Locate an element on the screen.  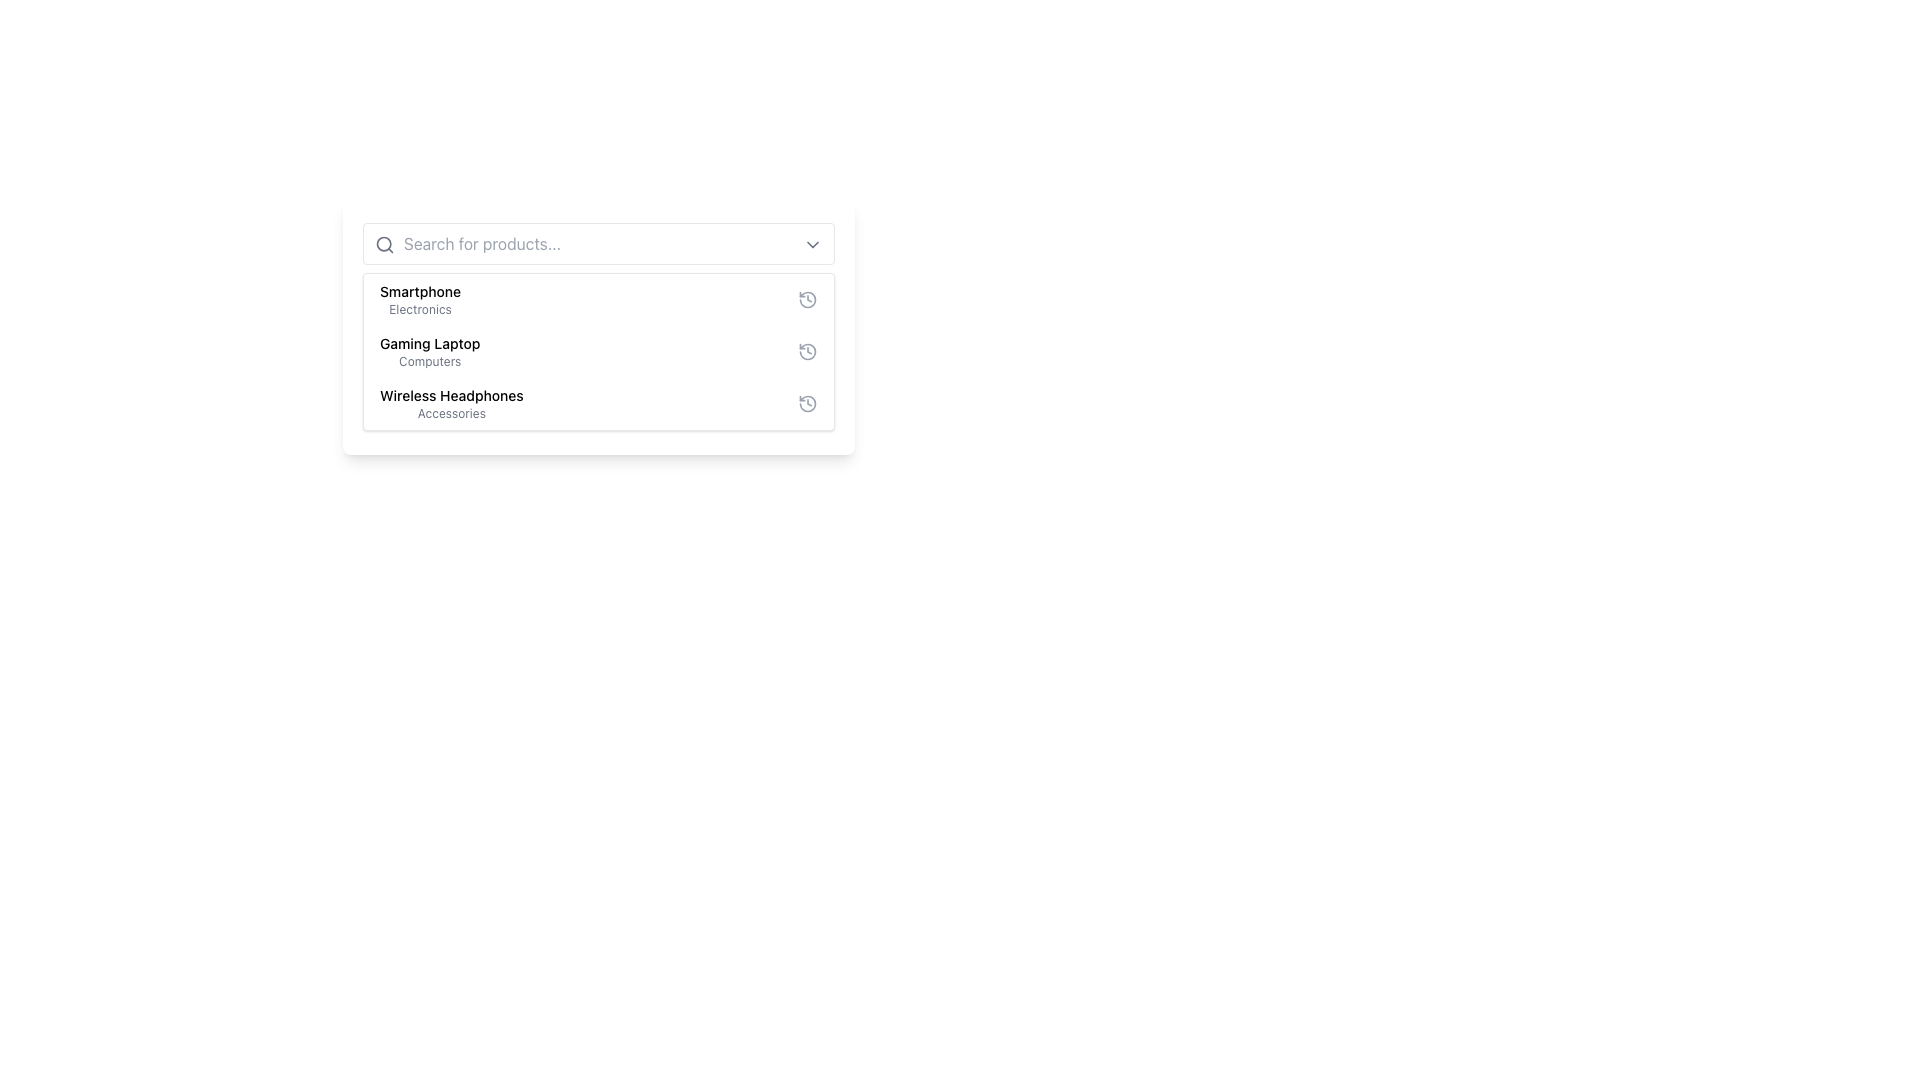
the Textual List Item labeled 'Smartphone' which is the first item in a dropdown list, featuring bold text for 'Smartphone' and lighter text for 'Electronics' is located at coordinates (419, 300).